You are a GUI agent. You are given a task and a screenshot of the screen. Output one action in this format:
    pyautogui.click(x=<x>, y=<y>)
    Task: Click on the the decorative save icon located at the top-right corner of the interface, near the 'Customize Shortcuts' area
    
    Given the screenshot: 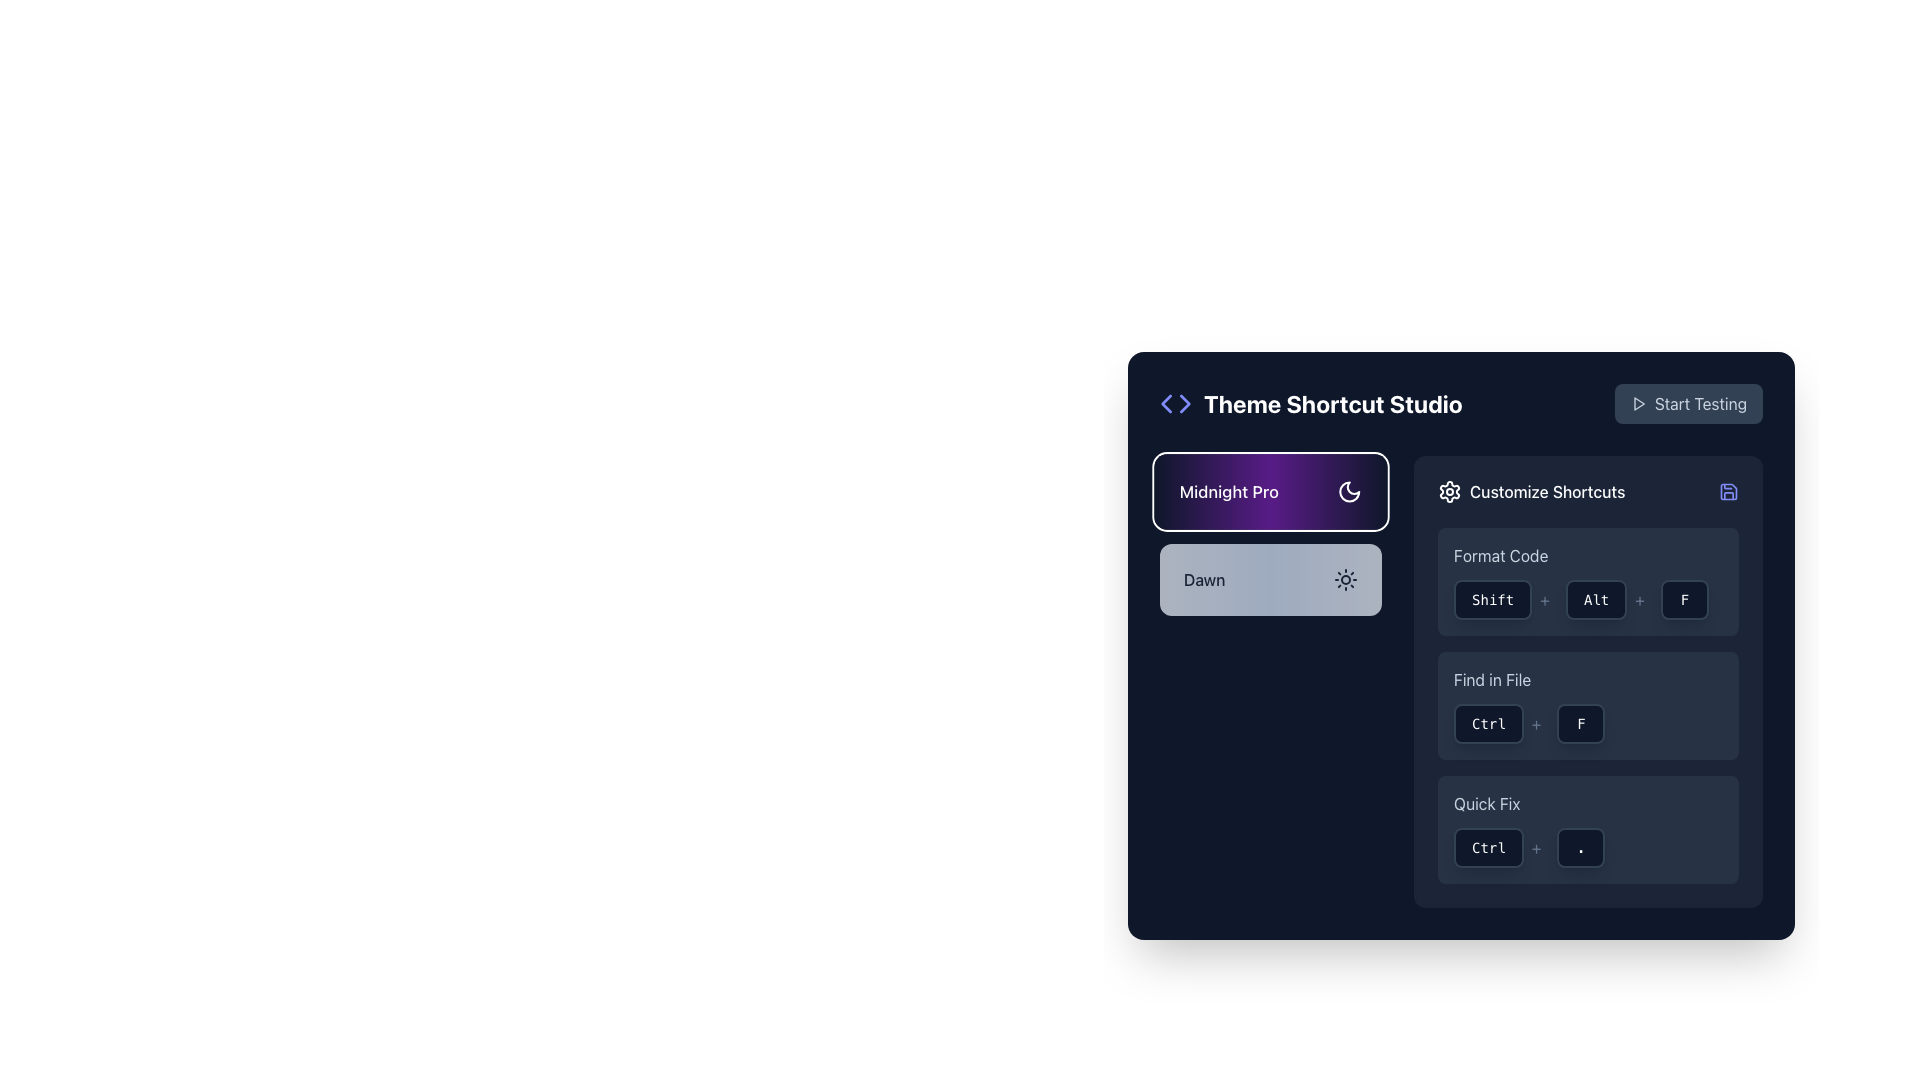 What is the action you would take?
    pyautogui.click(x=1727, y=492)
    